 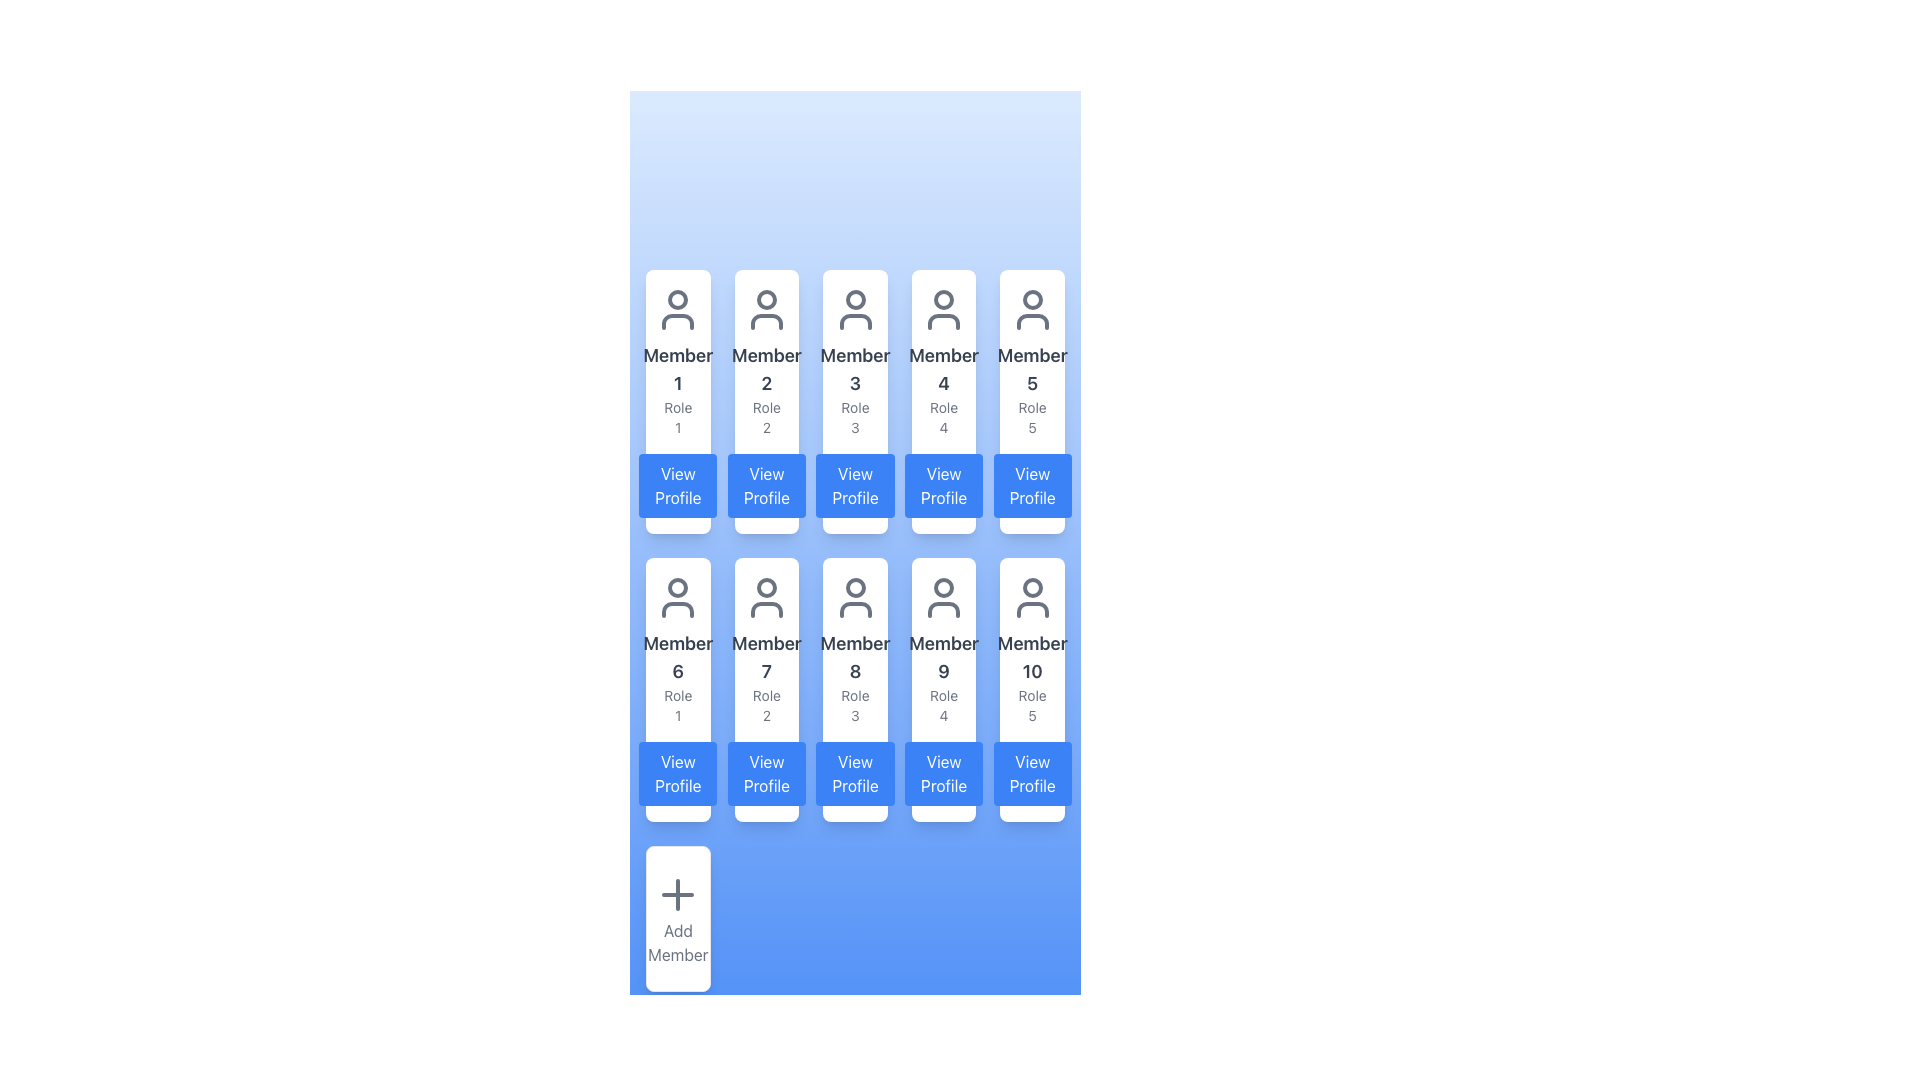 I want to click on the text label that reads 'Role 3', located within the panel labeled 'Member 3', positioned below the member name and user icon, so click(x=855, y=416).